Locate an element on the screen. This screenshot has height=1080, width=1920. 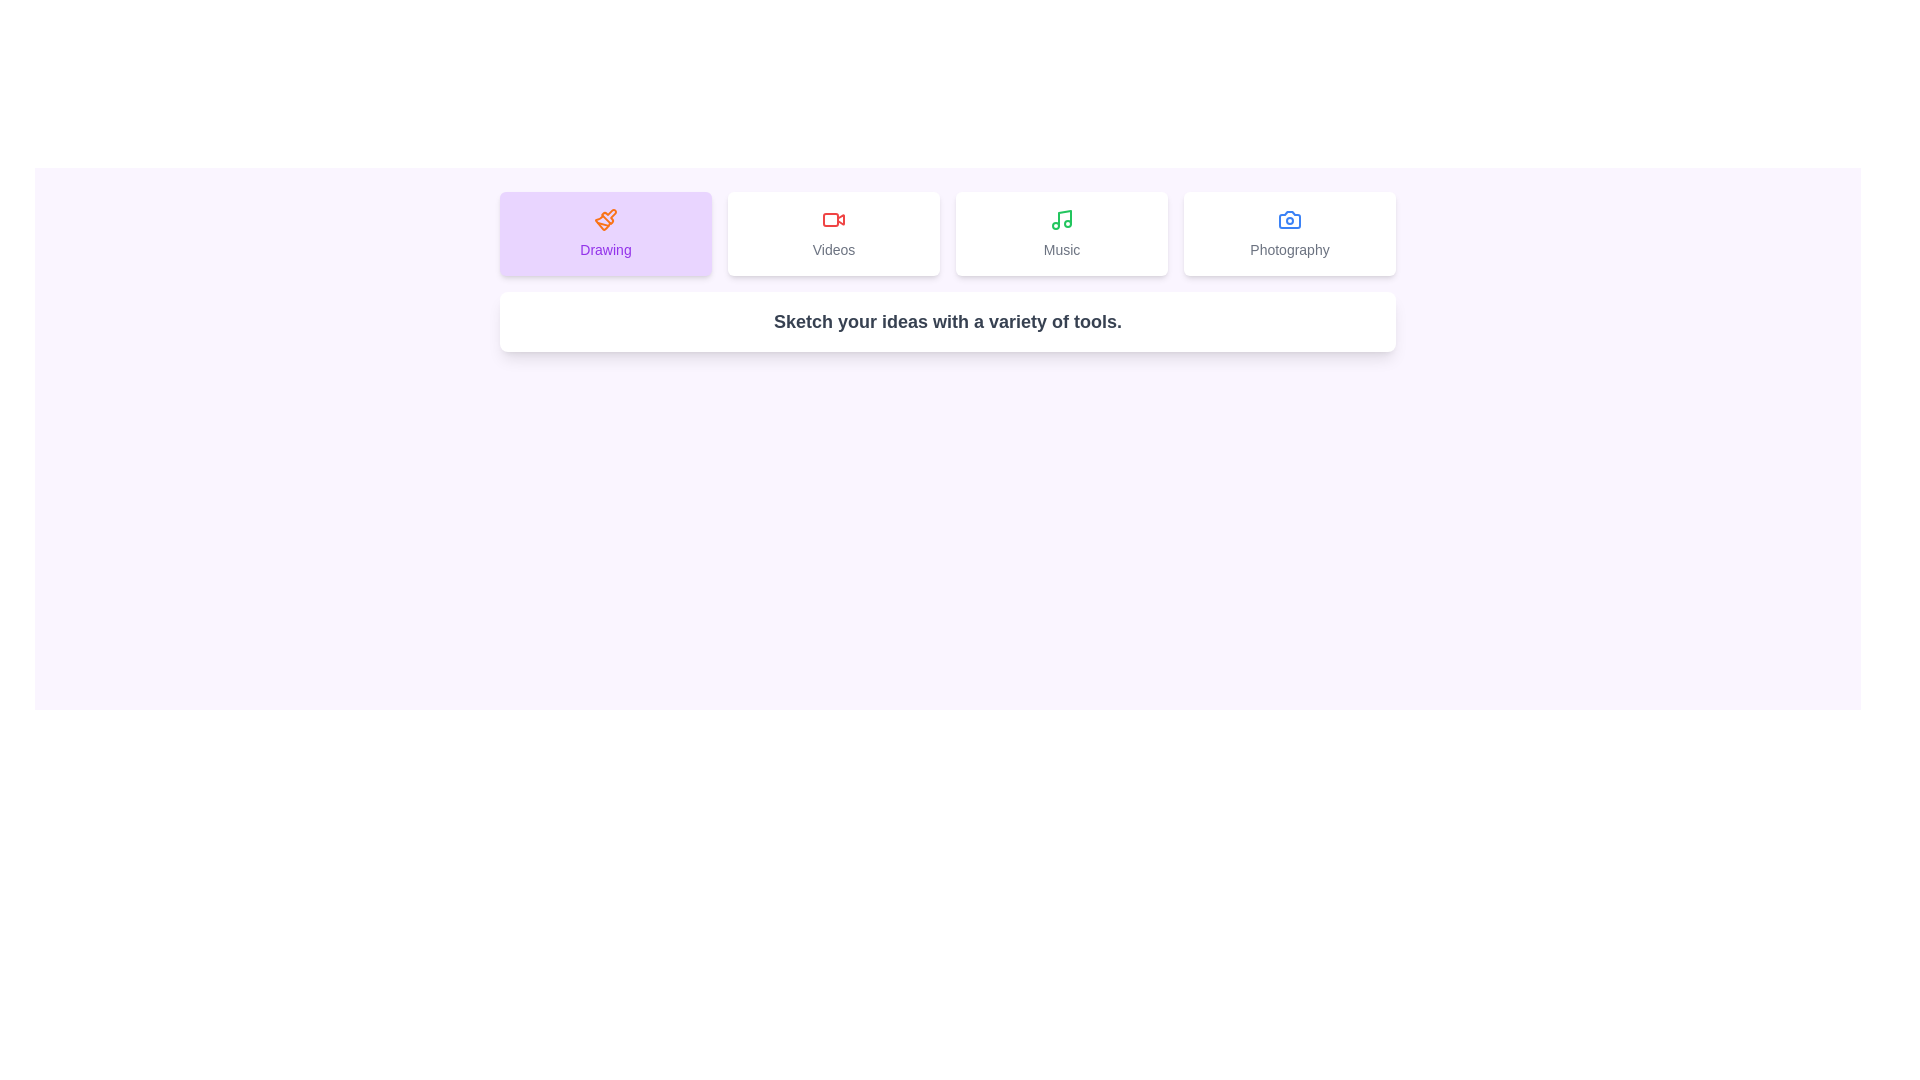
the tab labeled Music to preview its hover effect is located at coordinates (1060, 233).